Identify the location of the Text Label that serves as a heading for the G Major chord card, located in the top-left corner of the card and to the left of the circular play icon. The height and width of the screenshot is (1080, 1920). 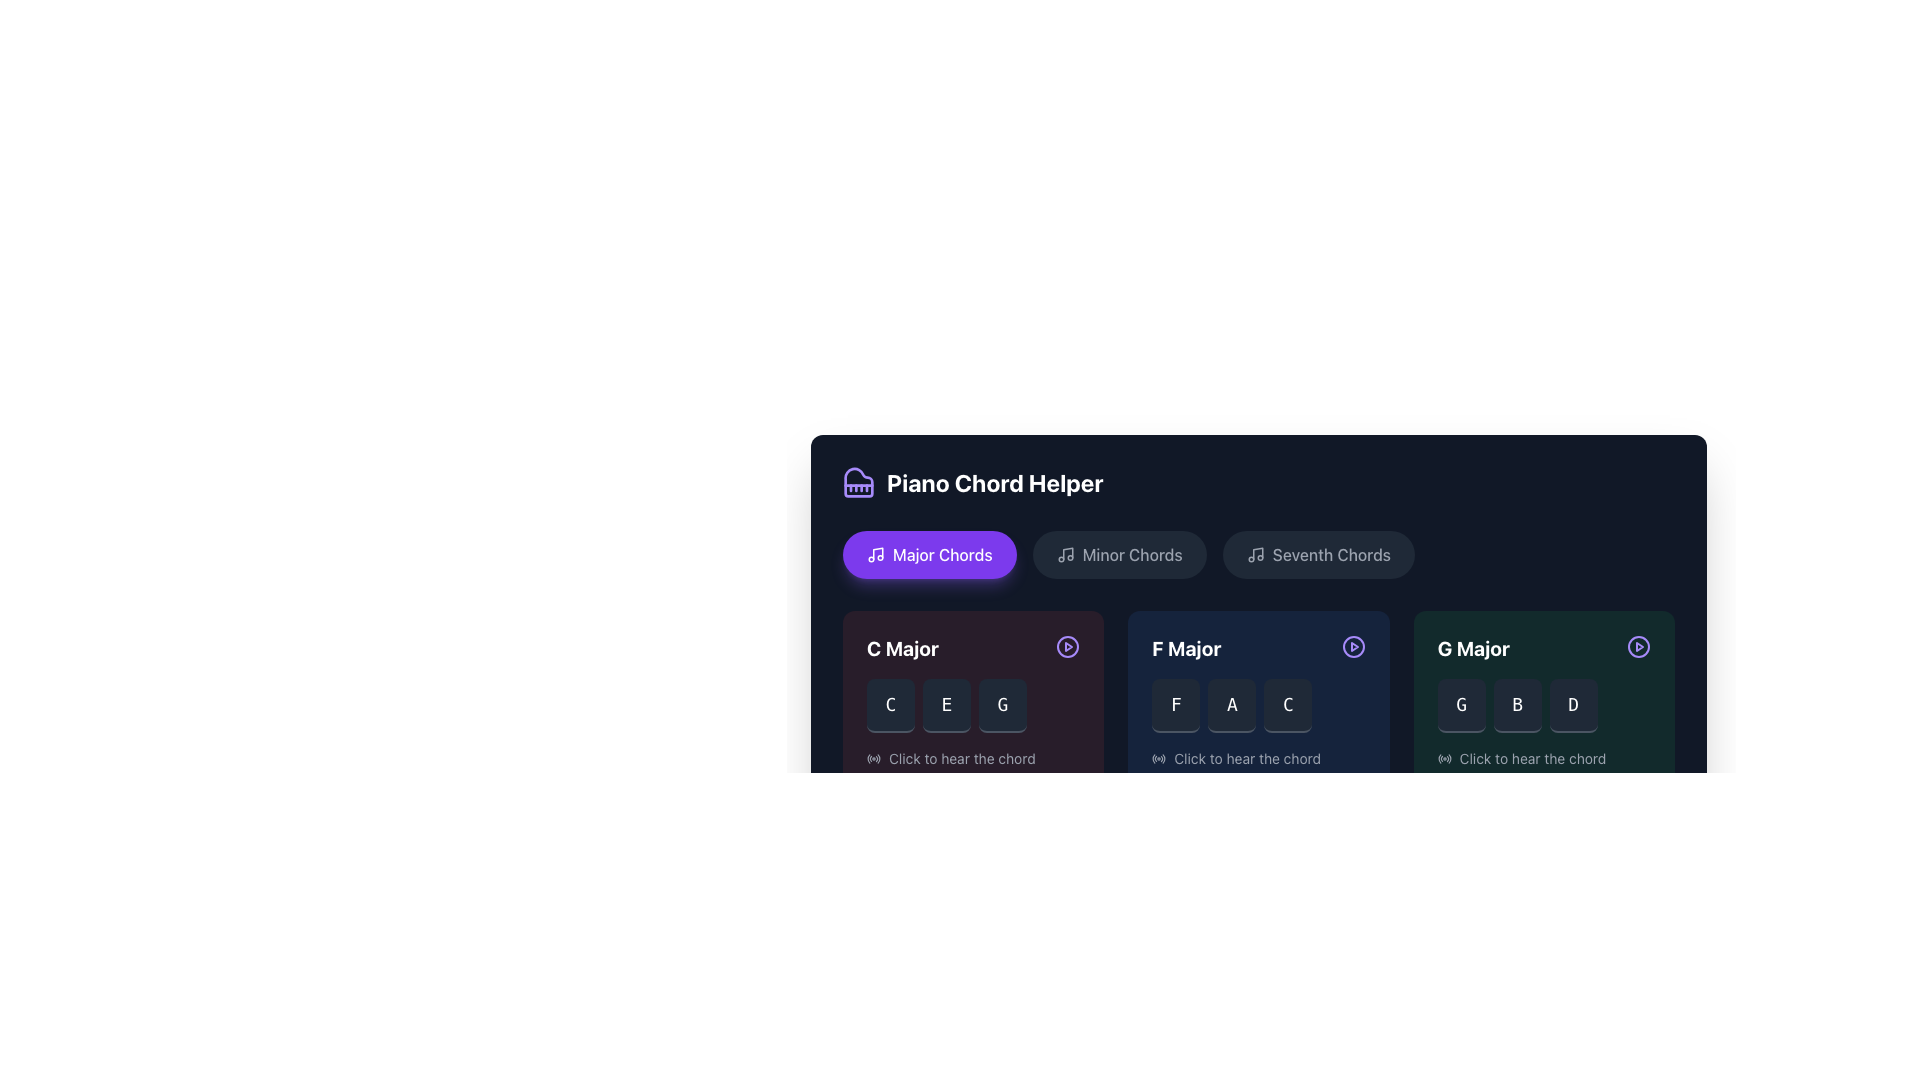
(1473, 648).